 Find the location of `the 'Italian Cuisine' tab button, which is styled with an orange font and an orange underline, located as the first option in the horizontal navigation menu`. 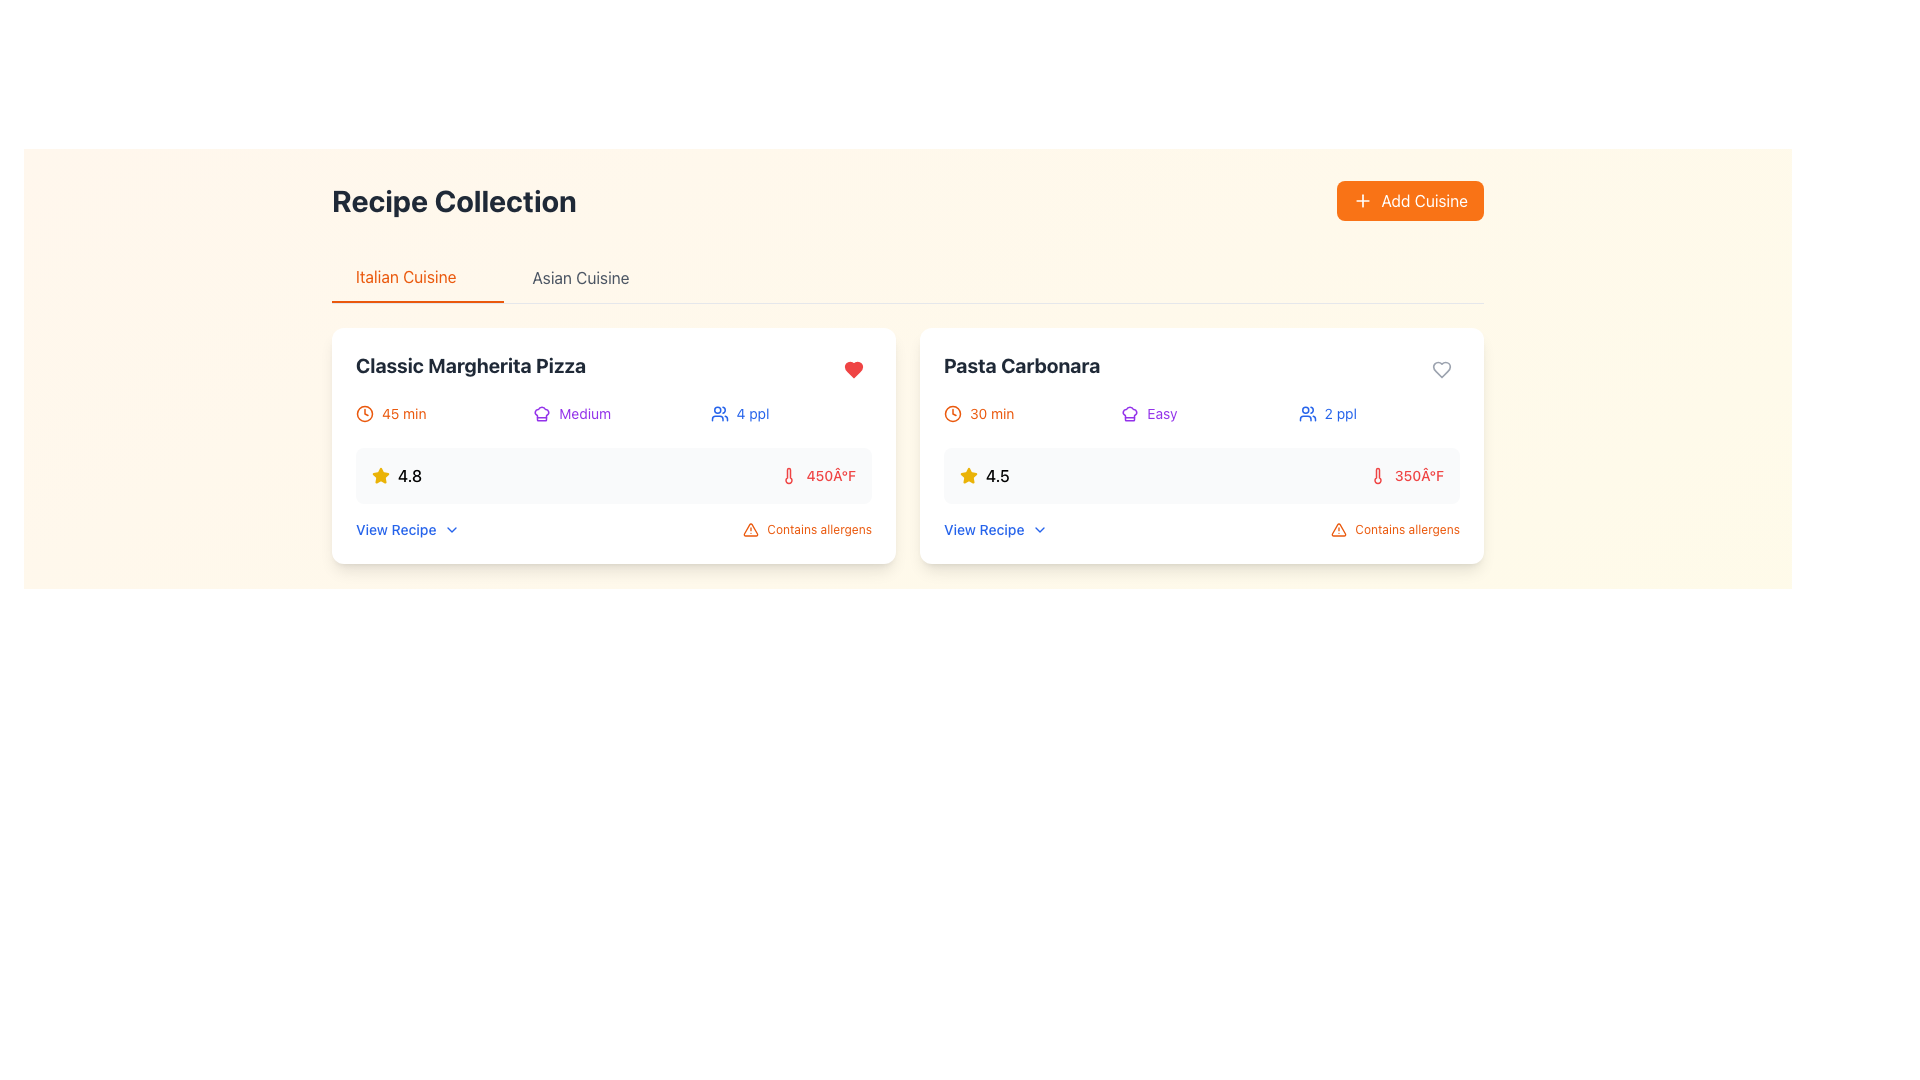

the 'Italian Cuisine' tab button, which is styled with an orange font and an orange underline, located as the first option in the horizontal navigation menu is located at coordinates (417, 277).